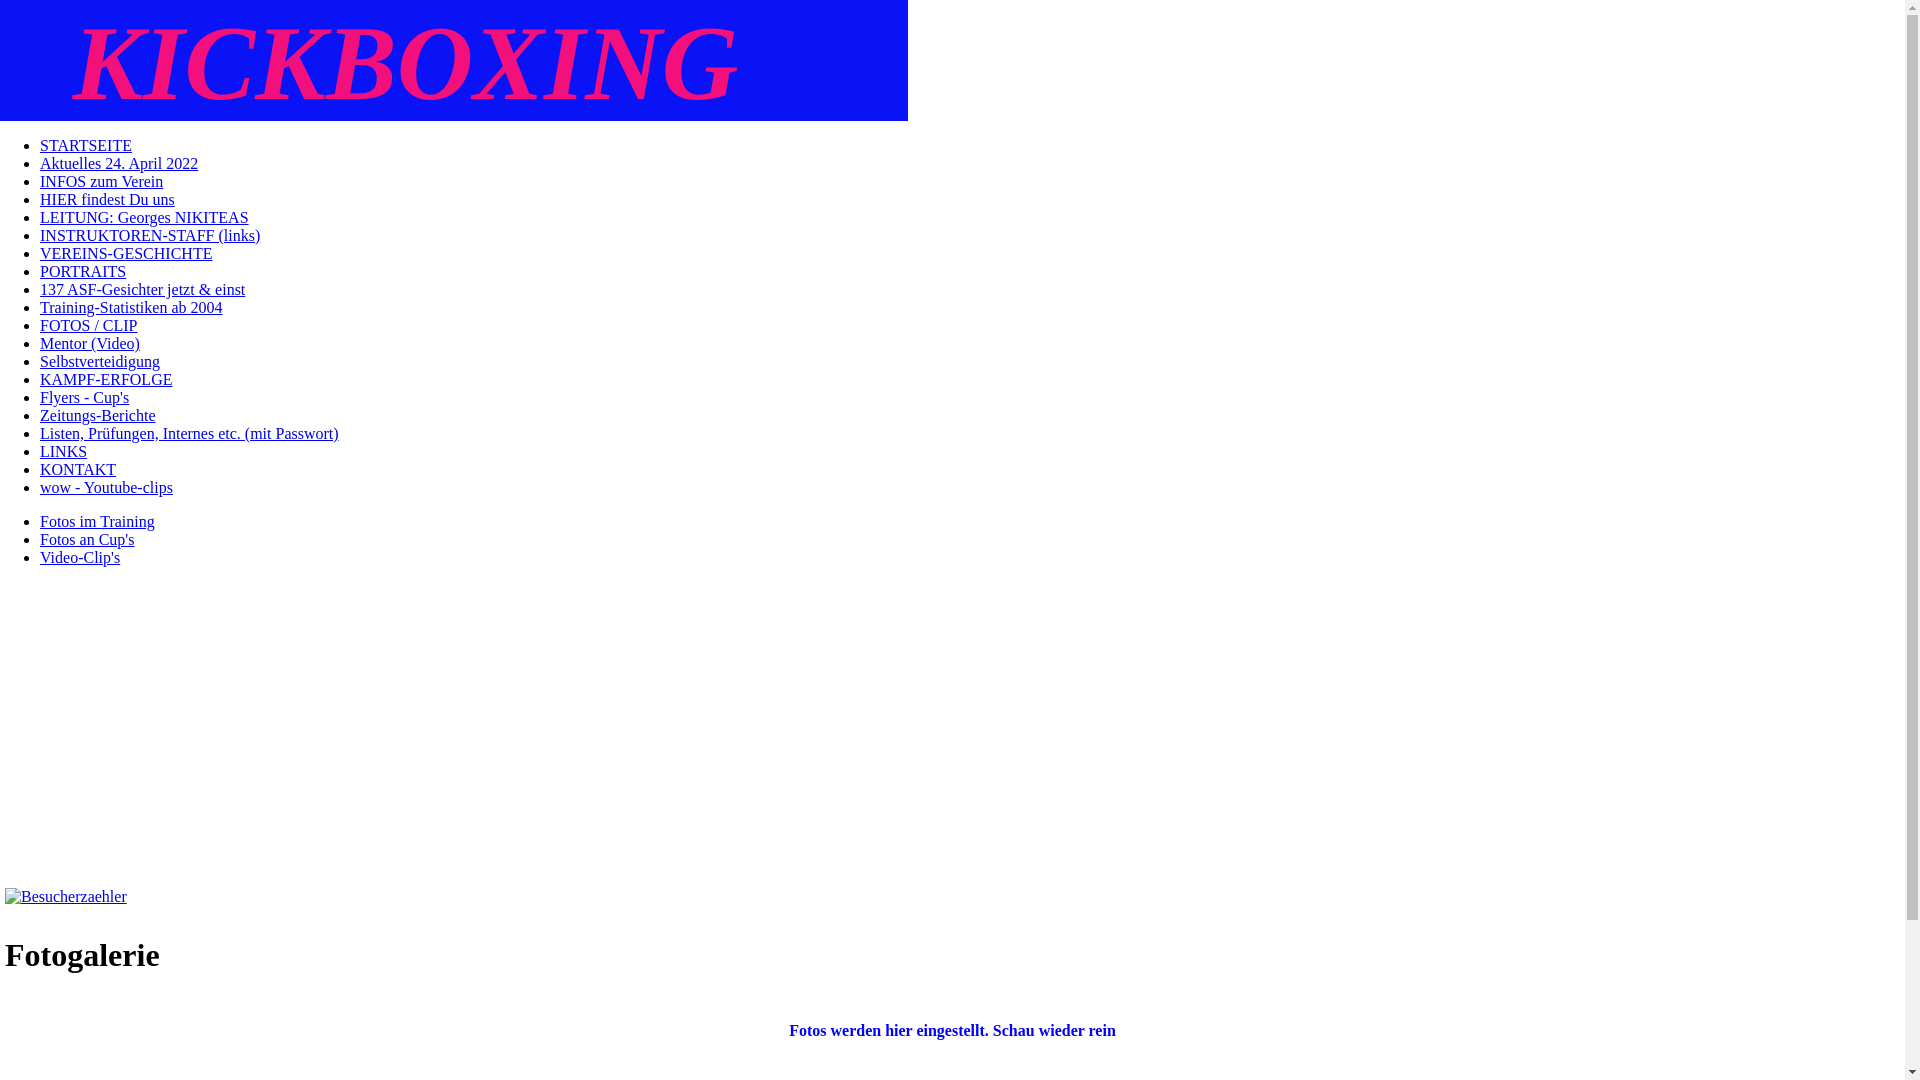 The height and width of the screenshot is (1080, 1920). I want to click on 'LEITUNG: Georges NIKITEAS', so click(39, 217).